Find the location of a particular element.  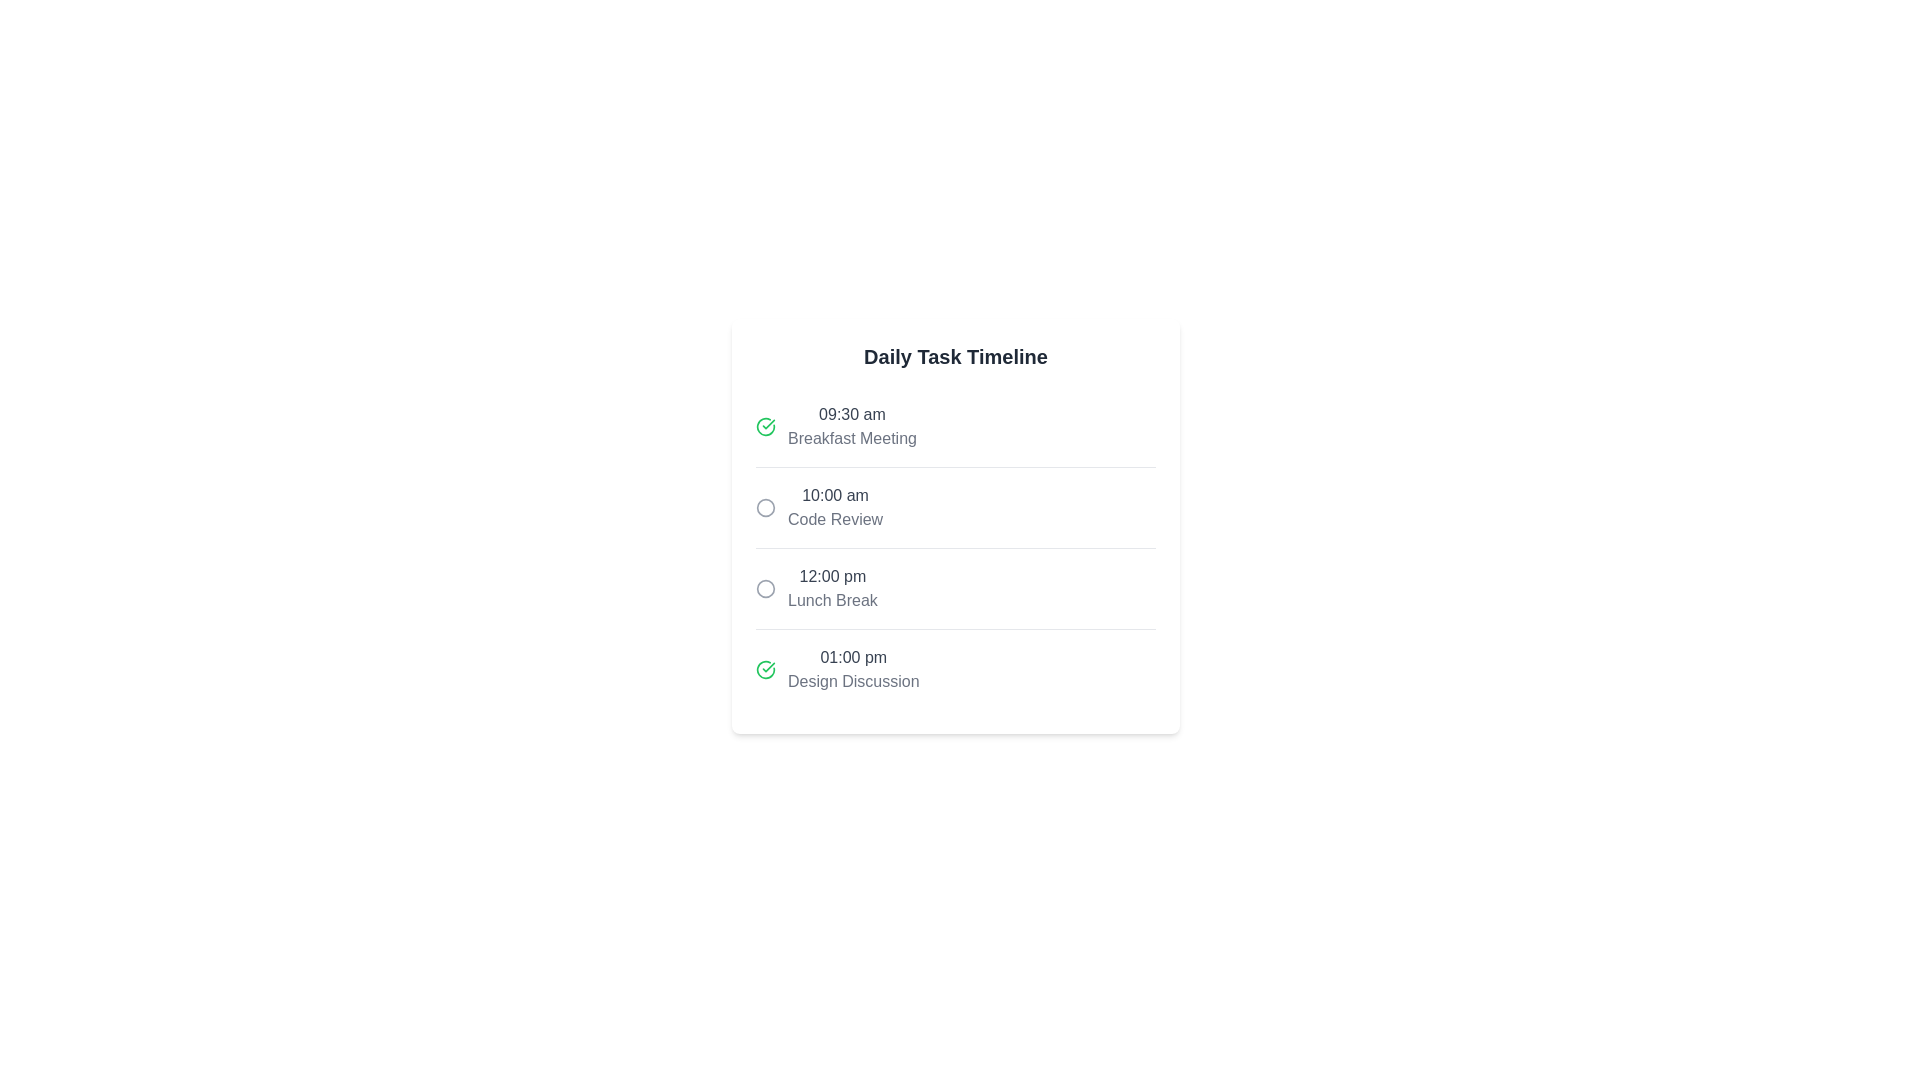

textual information of the scheduled task displayed as '09:30 am' in bold and 'Breakfast Meeting' in lighter grey, located at the top of the Daily Task Timeline is located at coordinates (852, 426).